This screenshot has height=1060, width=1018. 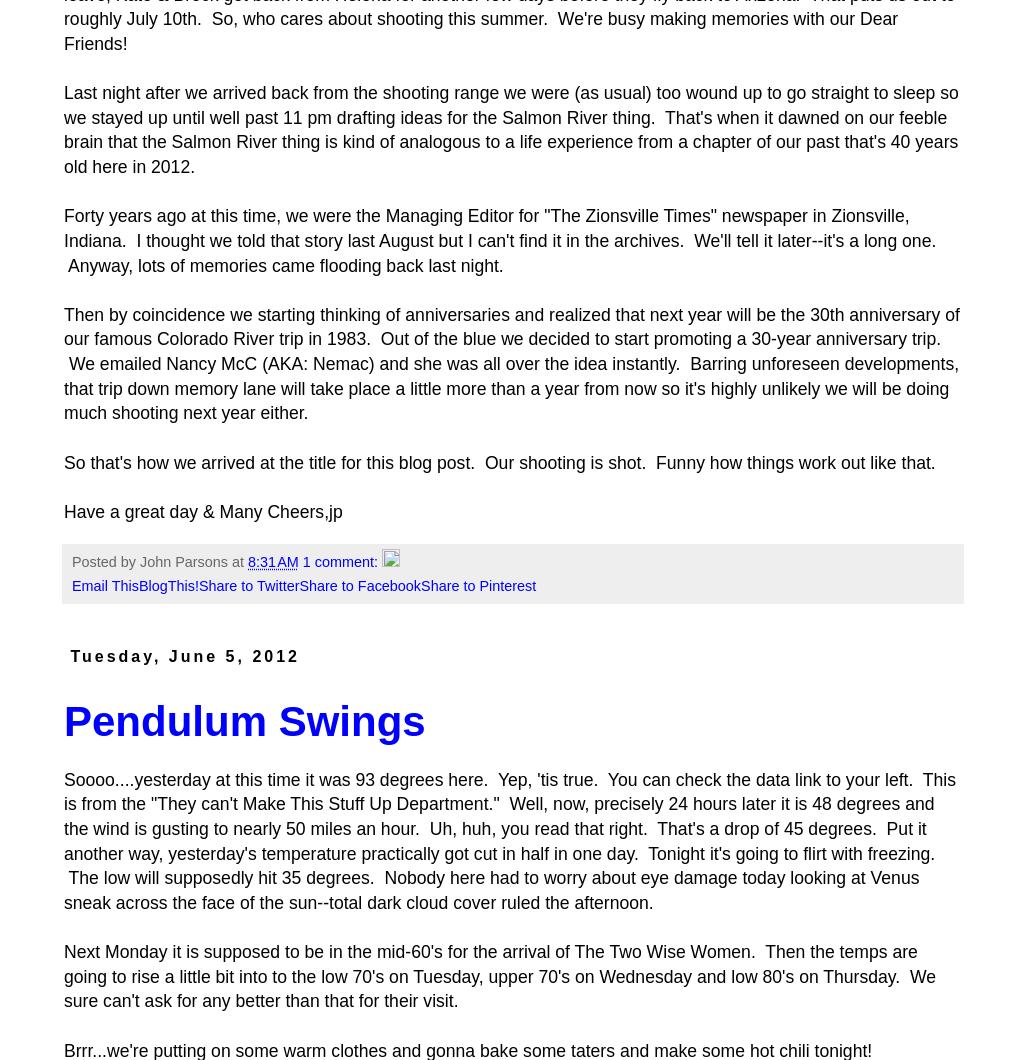 I want to click on '8:31 AM', so click(x=273, y=562).